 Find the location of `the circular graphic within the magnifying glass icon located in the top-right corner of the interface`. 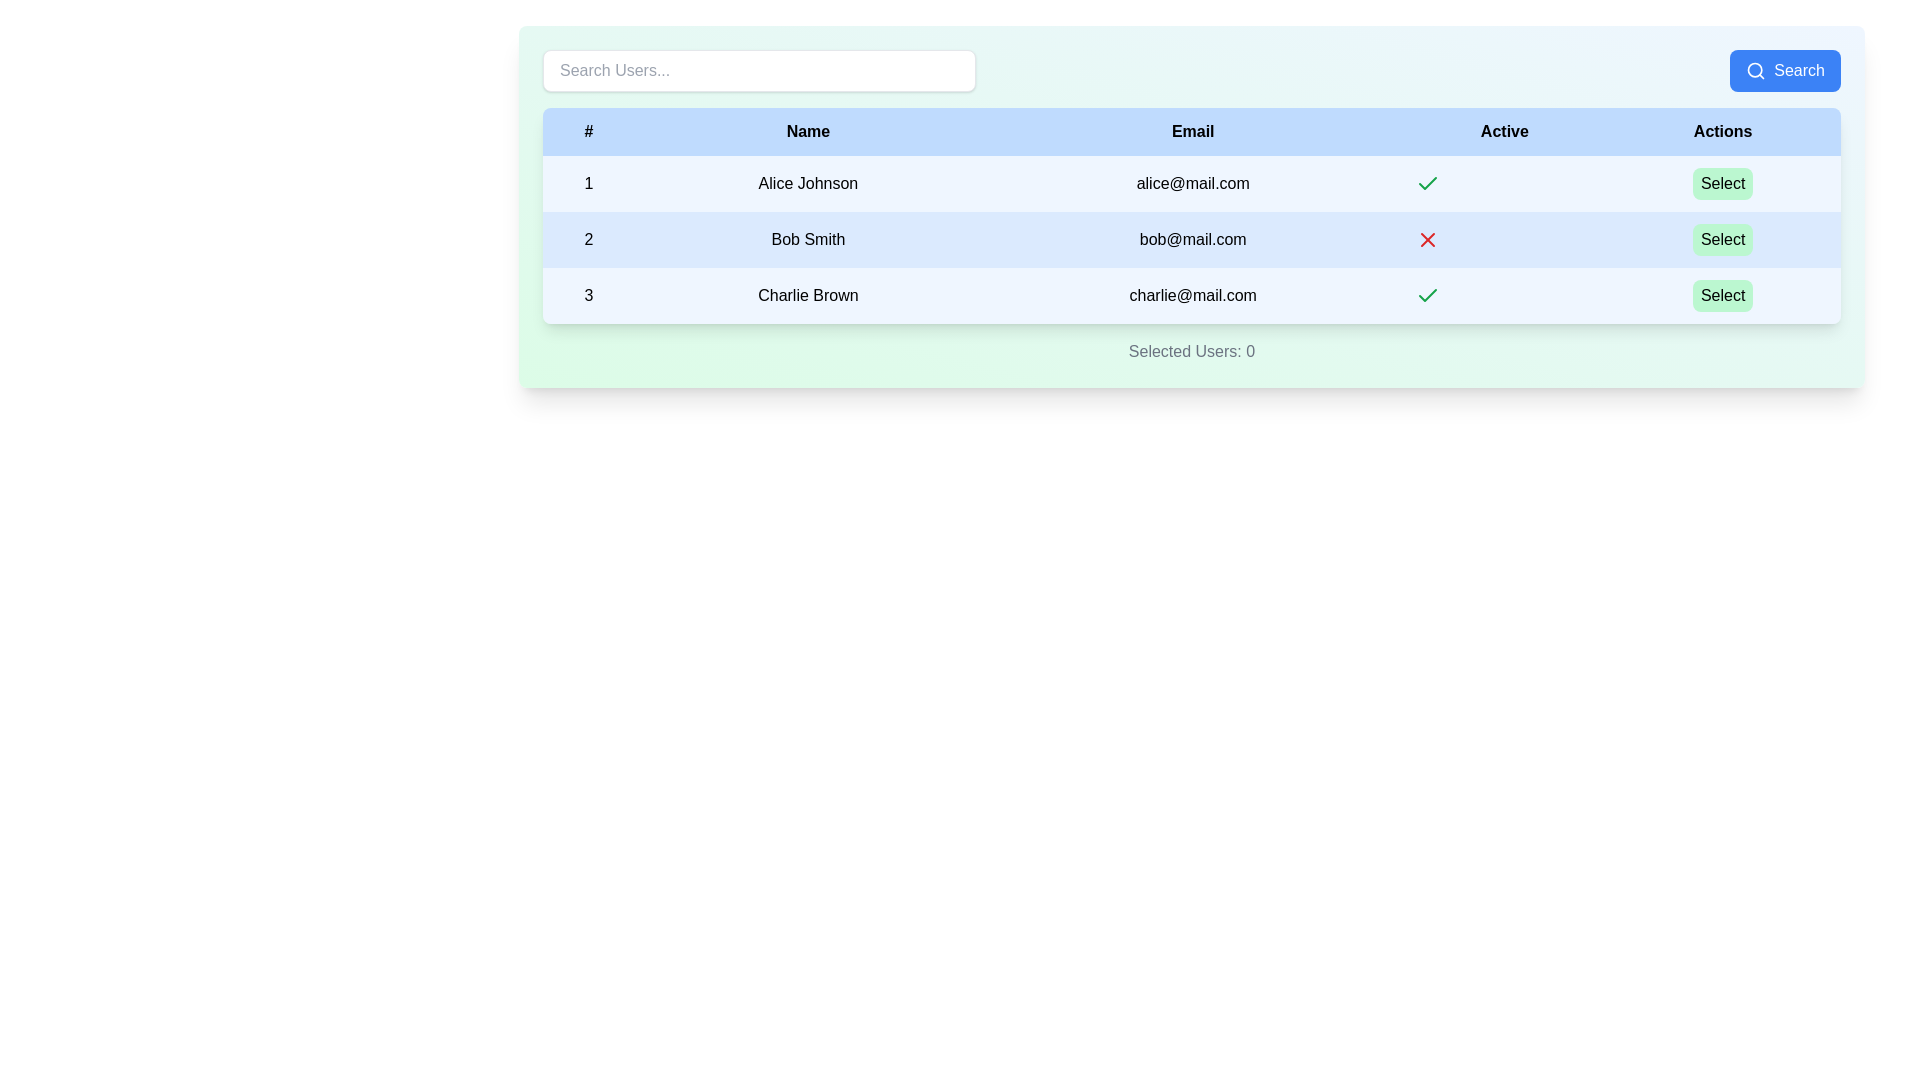

the circular graphic within the magnifying glass icon located in the top-right corner of the interface is located at coordinates (1754, 69).